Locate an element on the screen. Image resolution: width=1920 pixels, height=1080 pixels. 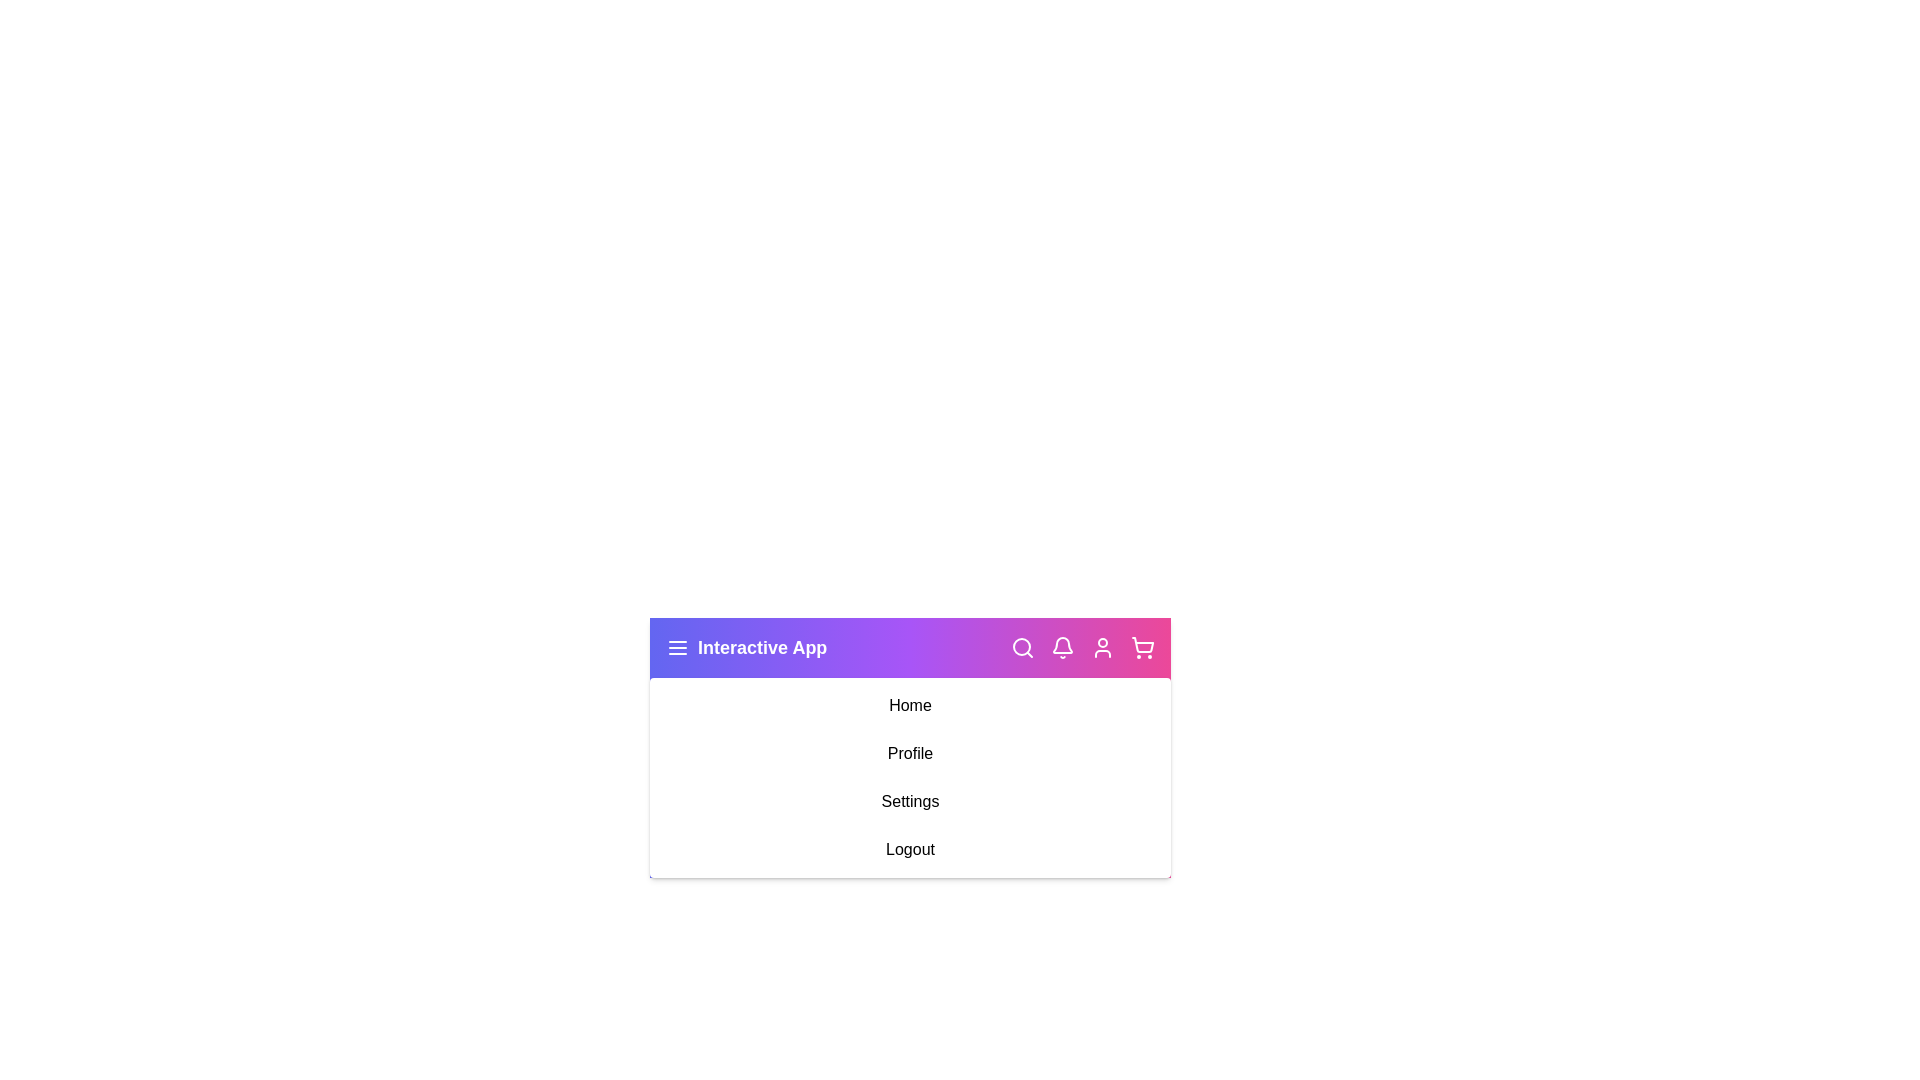
the bell_icon to observe hover effects is located at coordinates (1061, 648).